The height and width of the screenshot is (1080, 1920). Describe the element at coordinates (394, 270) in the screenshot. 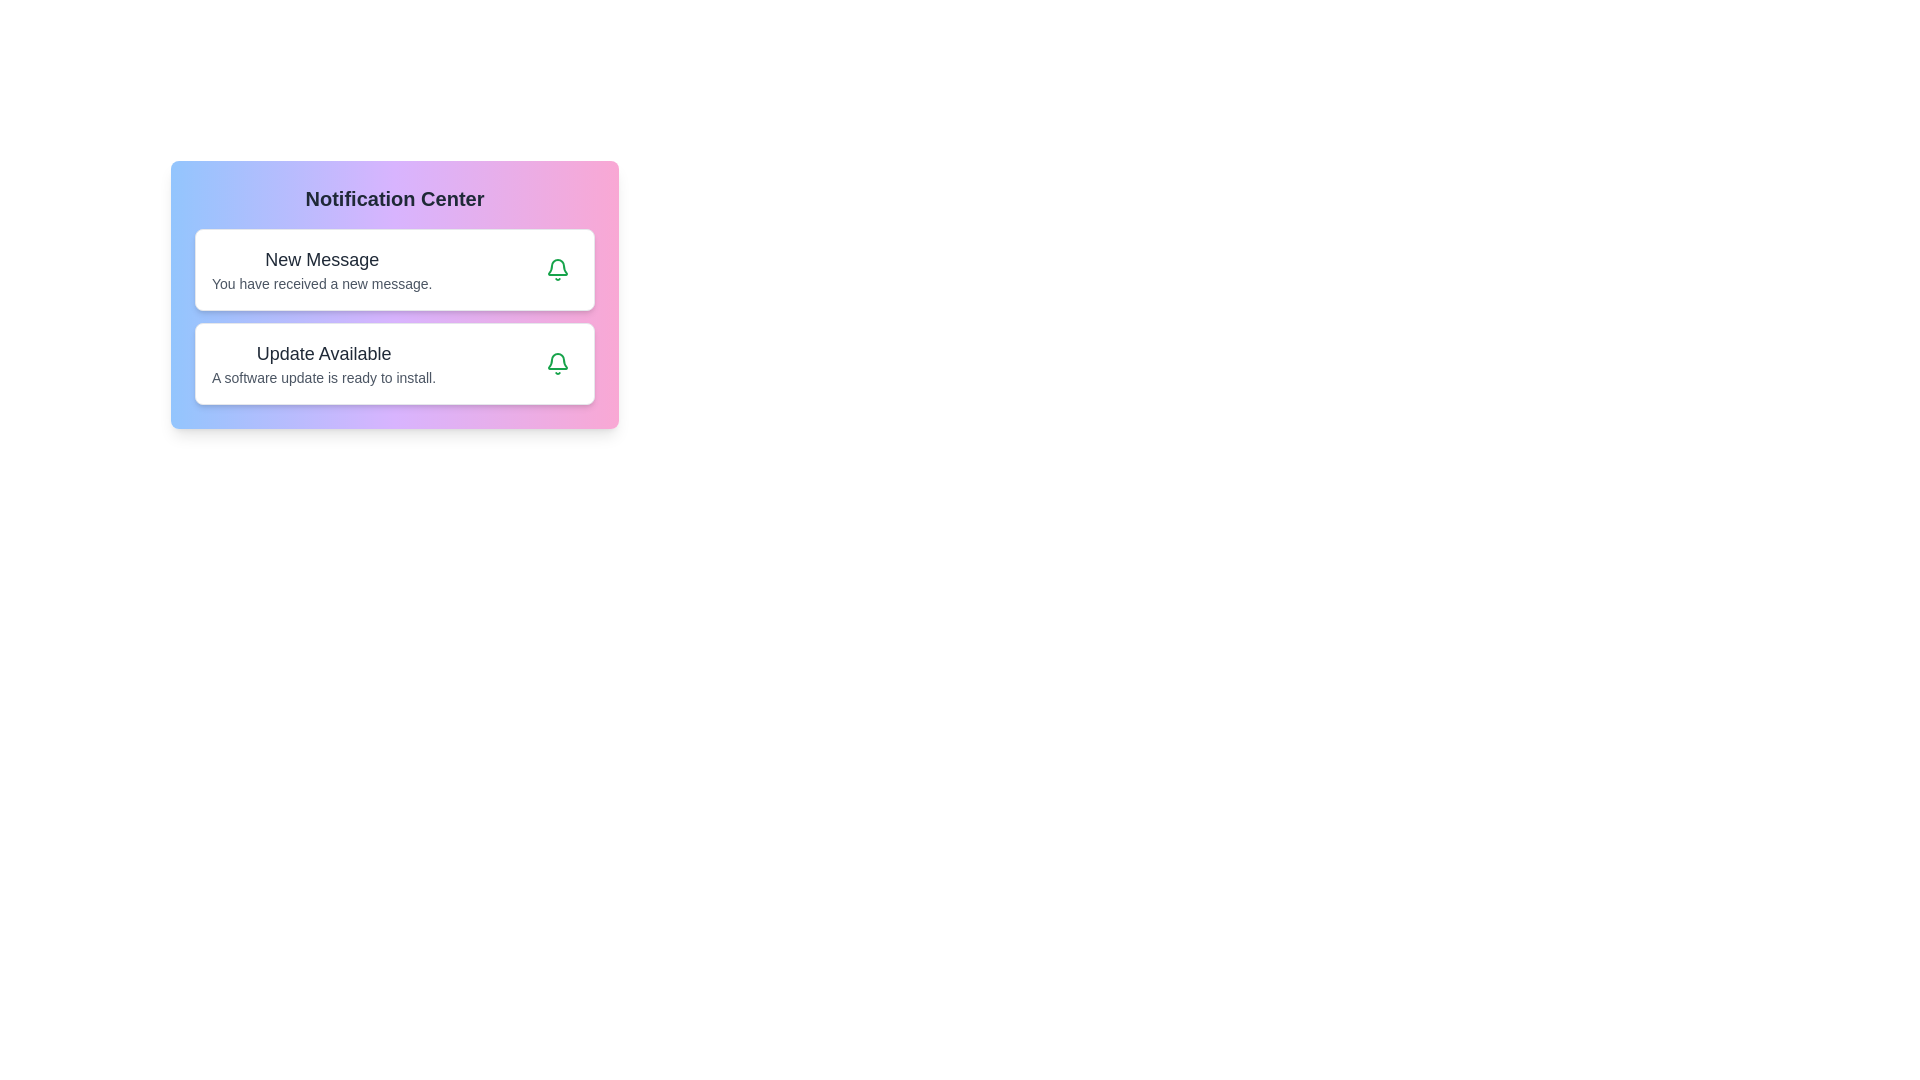

I see `the first notification card titled 'New Message' in the Notification Center` at that location.